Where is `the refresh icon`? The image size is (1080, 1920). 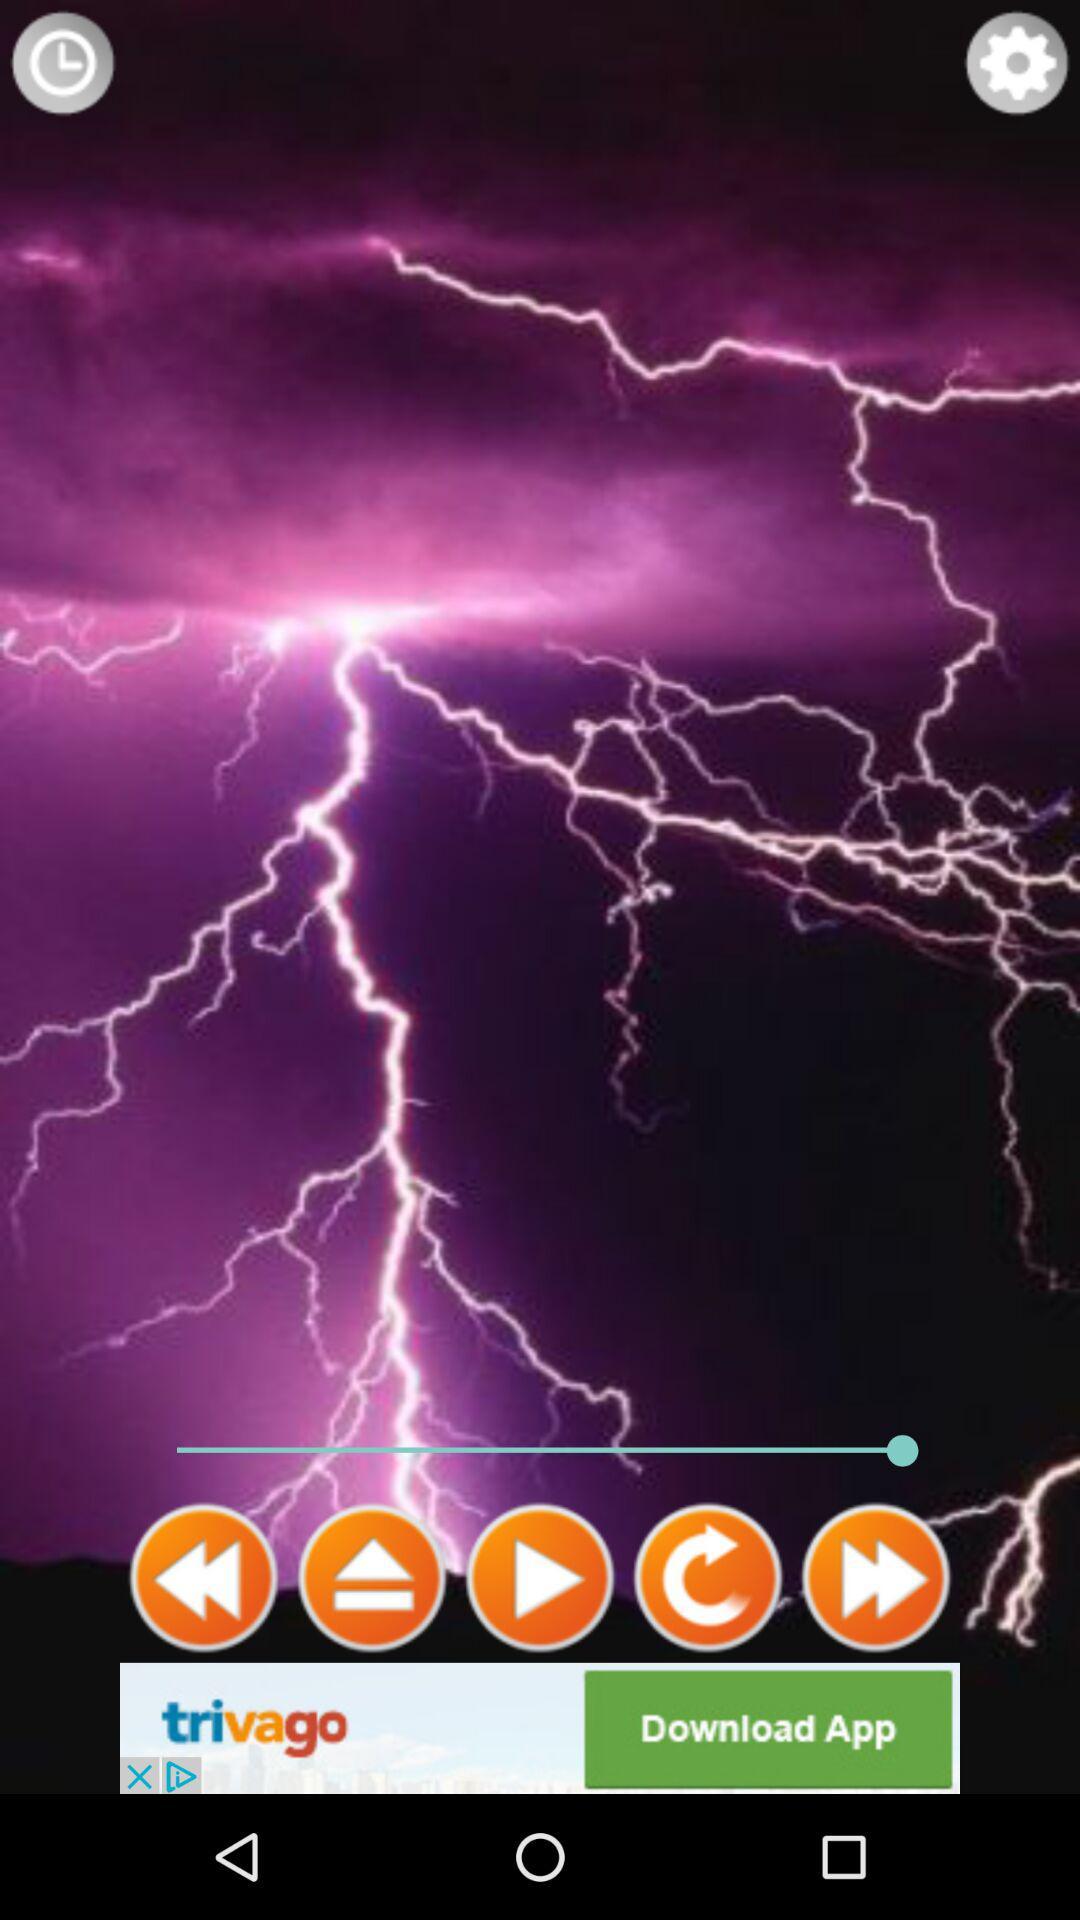 the refresh icon is located at coordinates (707, 1688).